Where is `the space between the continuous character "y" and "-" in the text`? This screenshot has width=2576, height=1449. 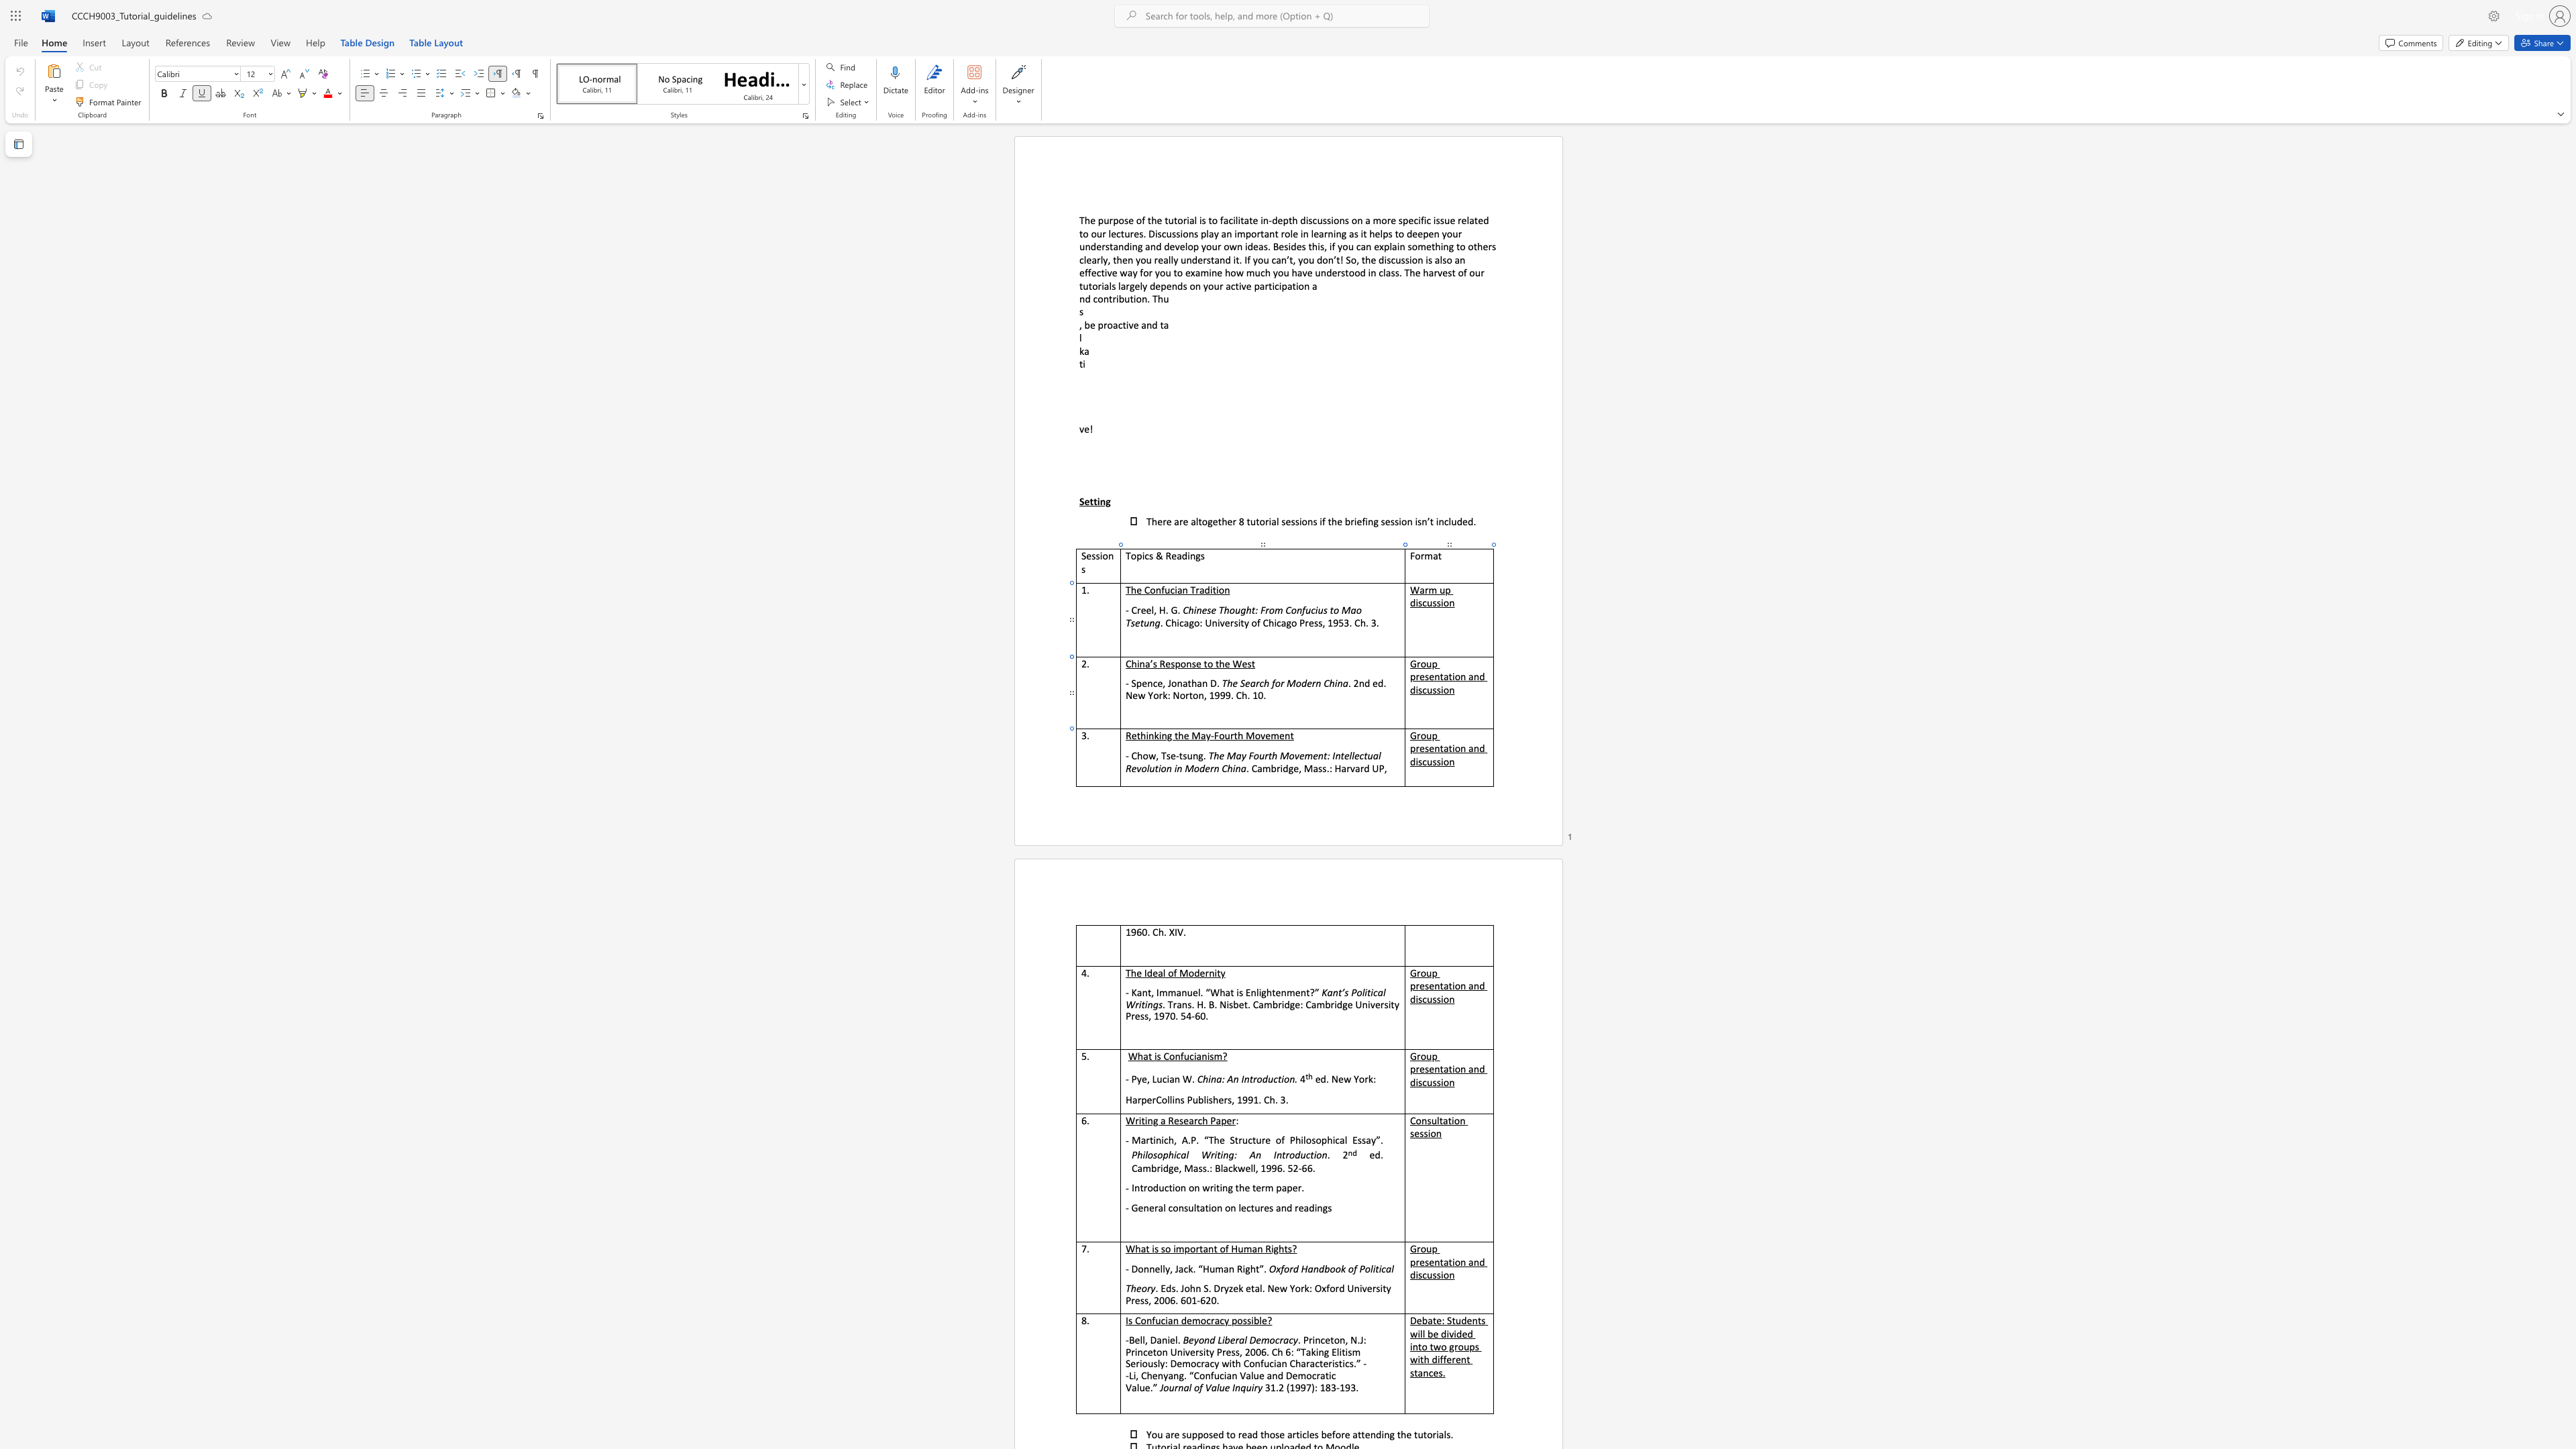
the space between the continuous character "y" and "-" in the text is located at coordinates (1210, 734).